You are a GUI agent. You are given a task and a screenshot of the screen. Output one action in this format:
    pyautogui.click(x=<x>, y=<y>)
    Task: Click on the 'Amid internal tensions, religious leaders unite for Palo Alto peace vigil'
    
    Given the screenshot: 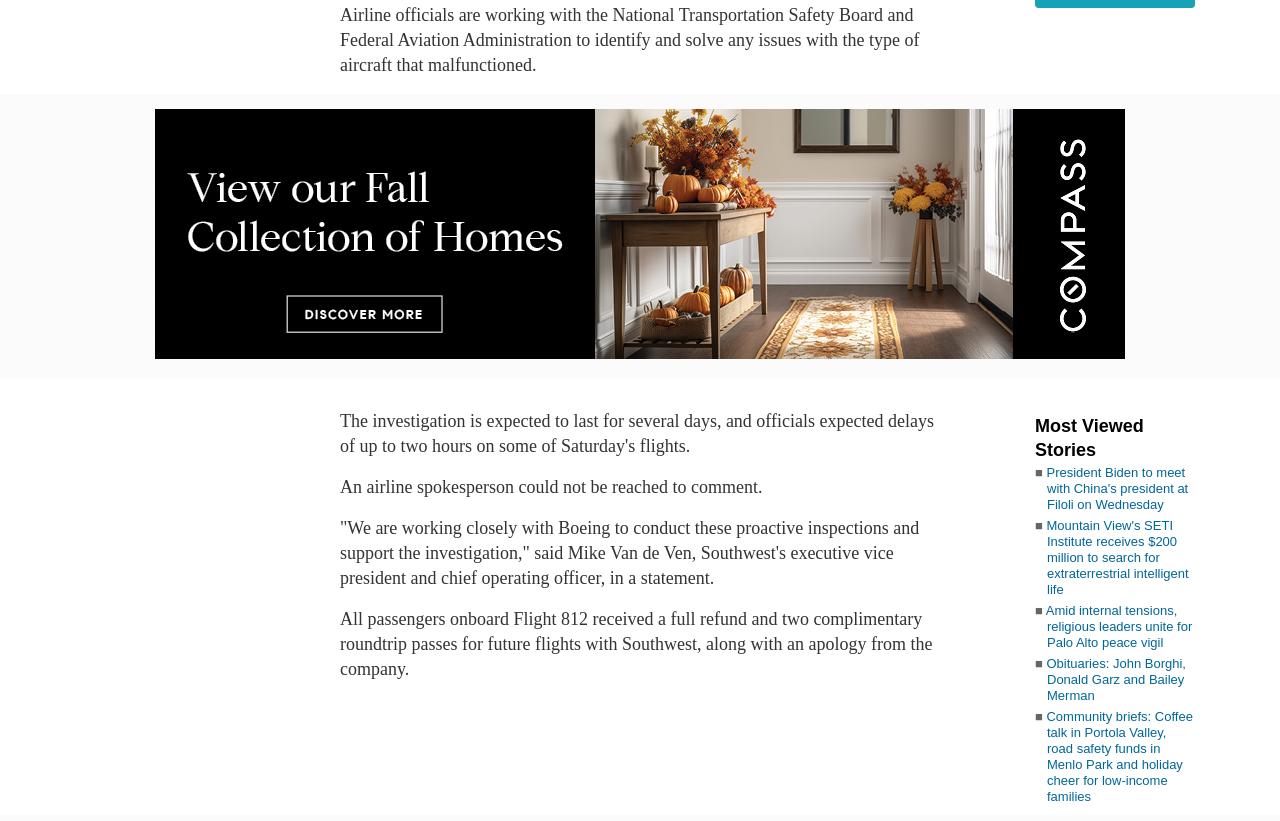 What is the action you would take?
    pyautogui.click(x=1117, y=626)
    